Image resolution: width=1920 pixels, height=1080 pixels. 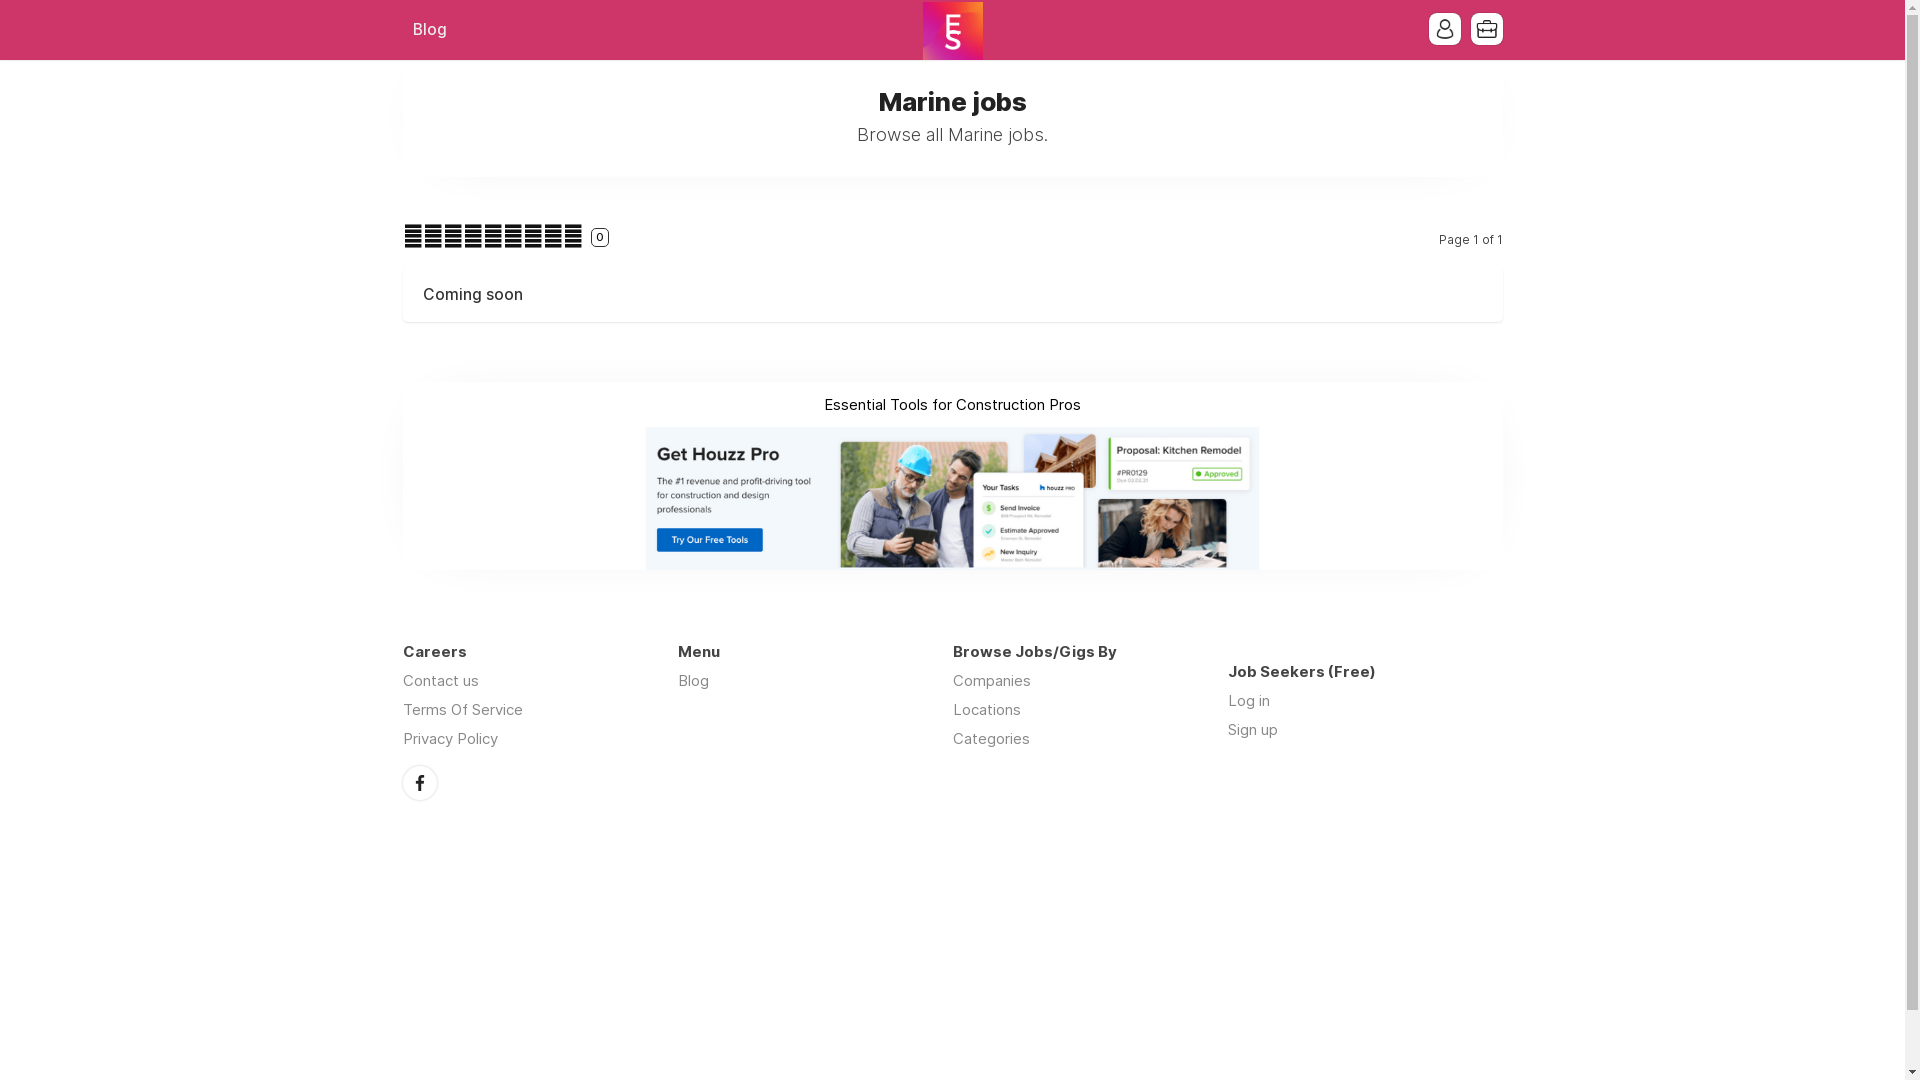 I want to click on 'Contact us', so click(x=439, y=679).